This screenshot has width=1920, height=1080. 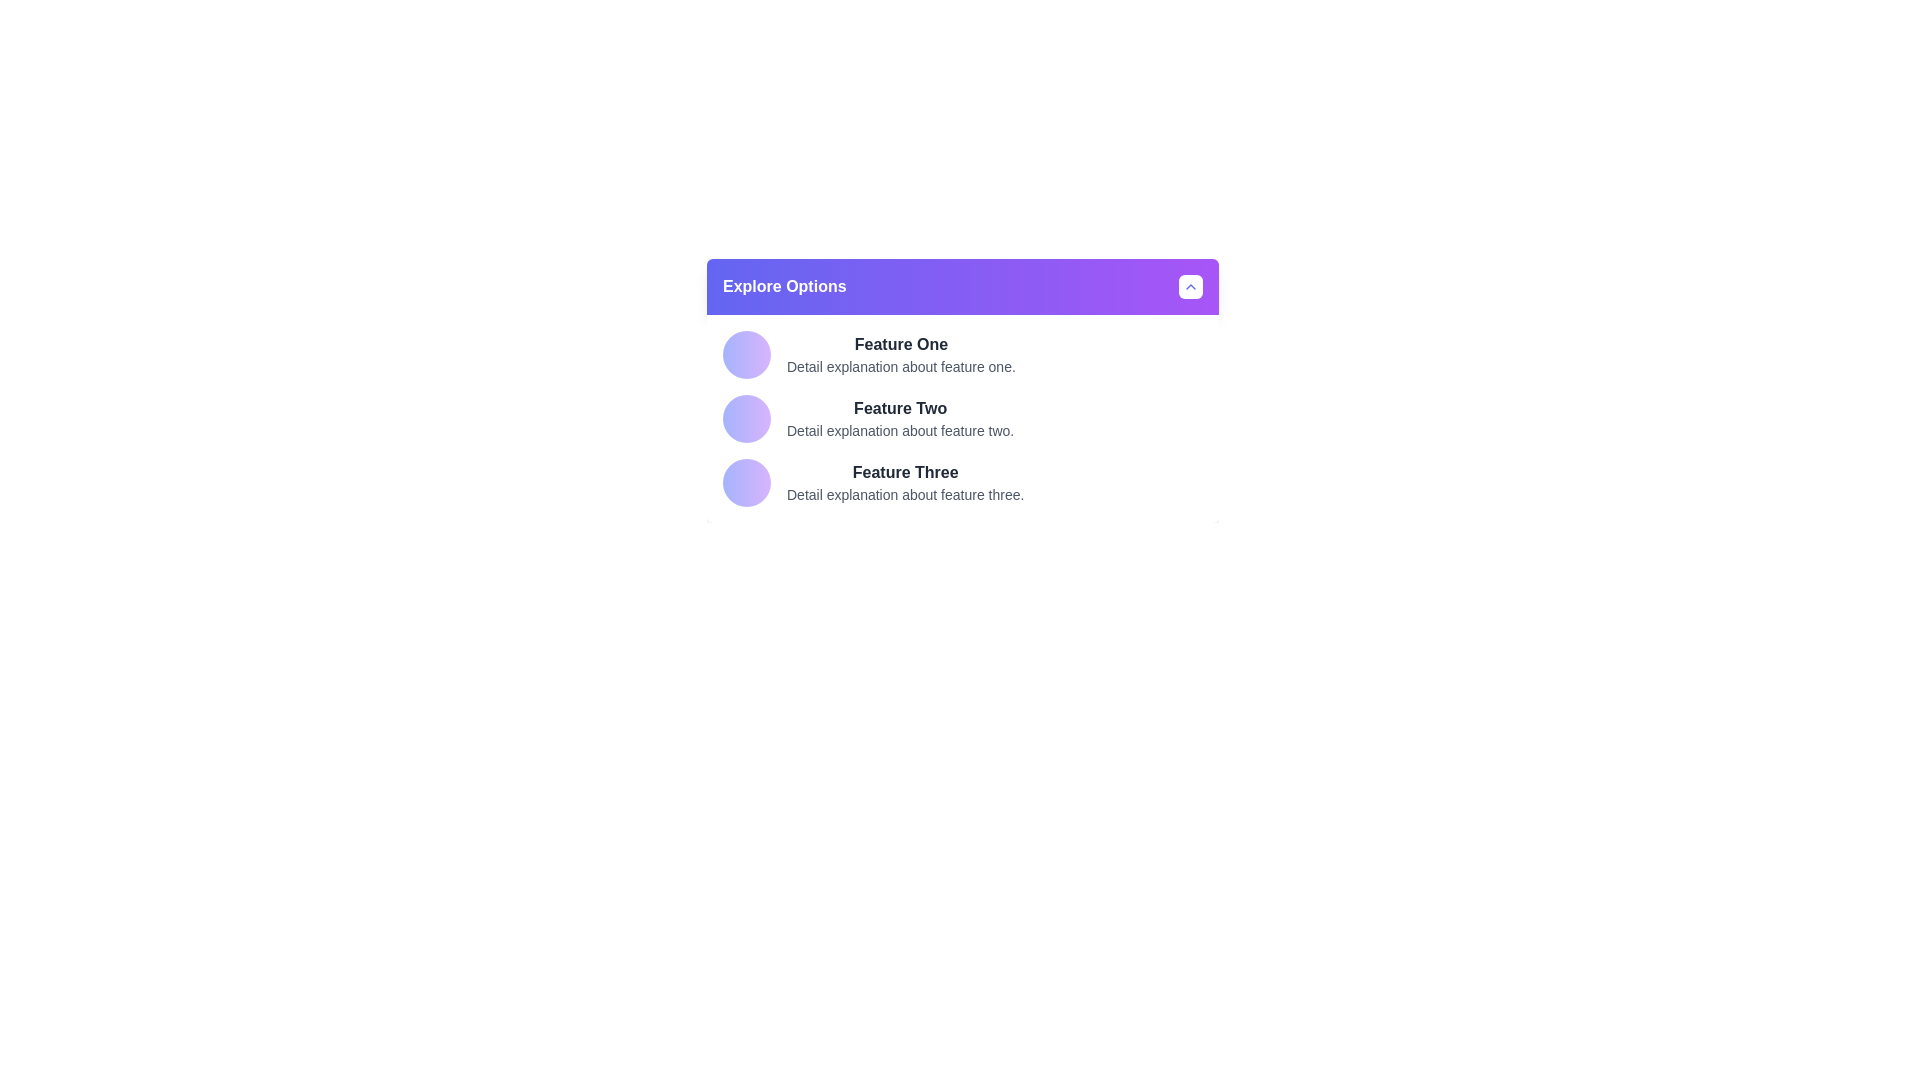 What do you see at coordinates (963, 418) in the screenshot?
I see `the second feature informational list item, which includes a title, description text, and decorative icon` at bounding box center [963, 418].